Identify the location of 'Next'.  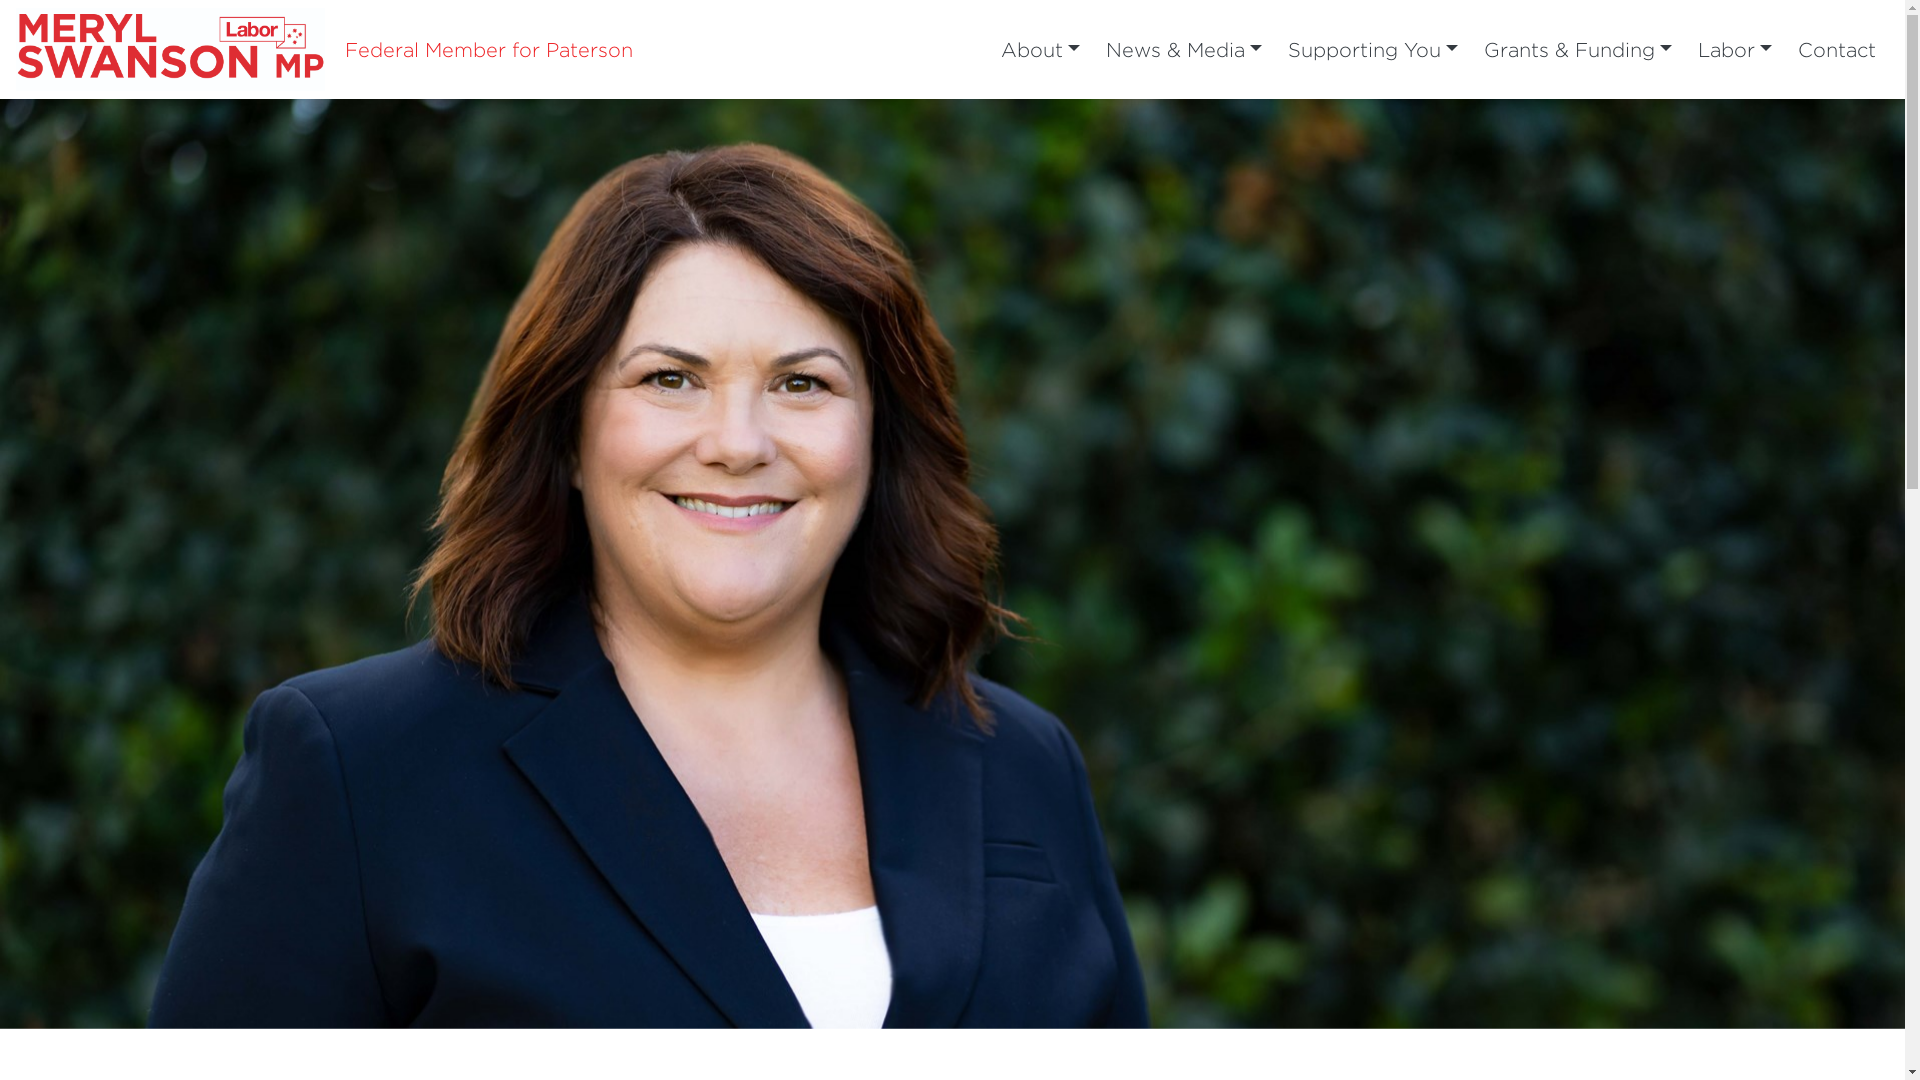
(1761, 563).